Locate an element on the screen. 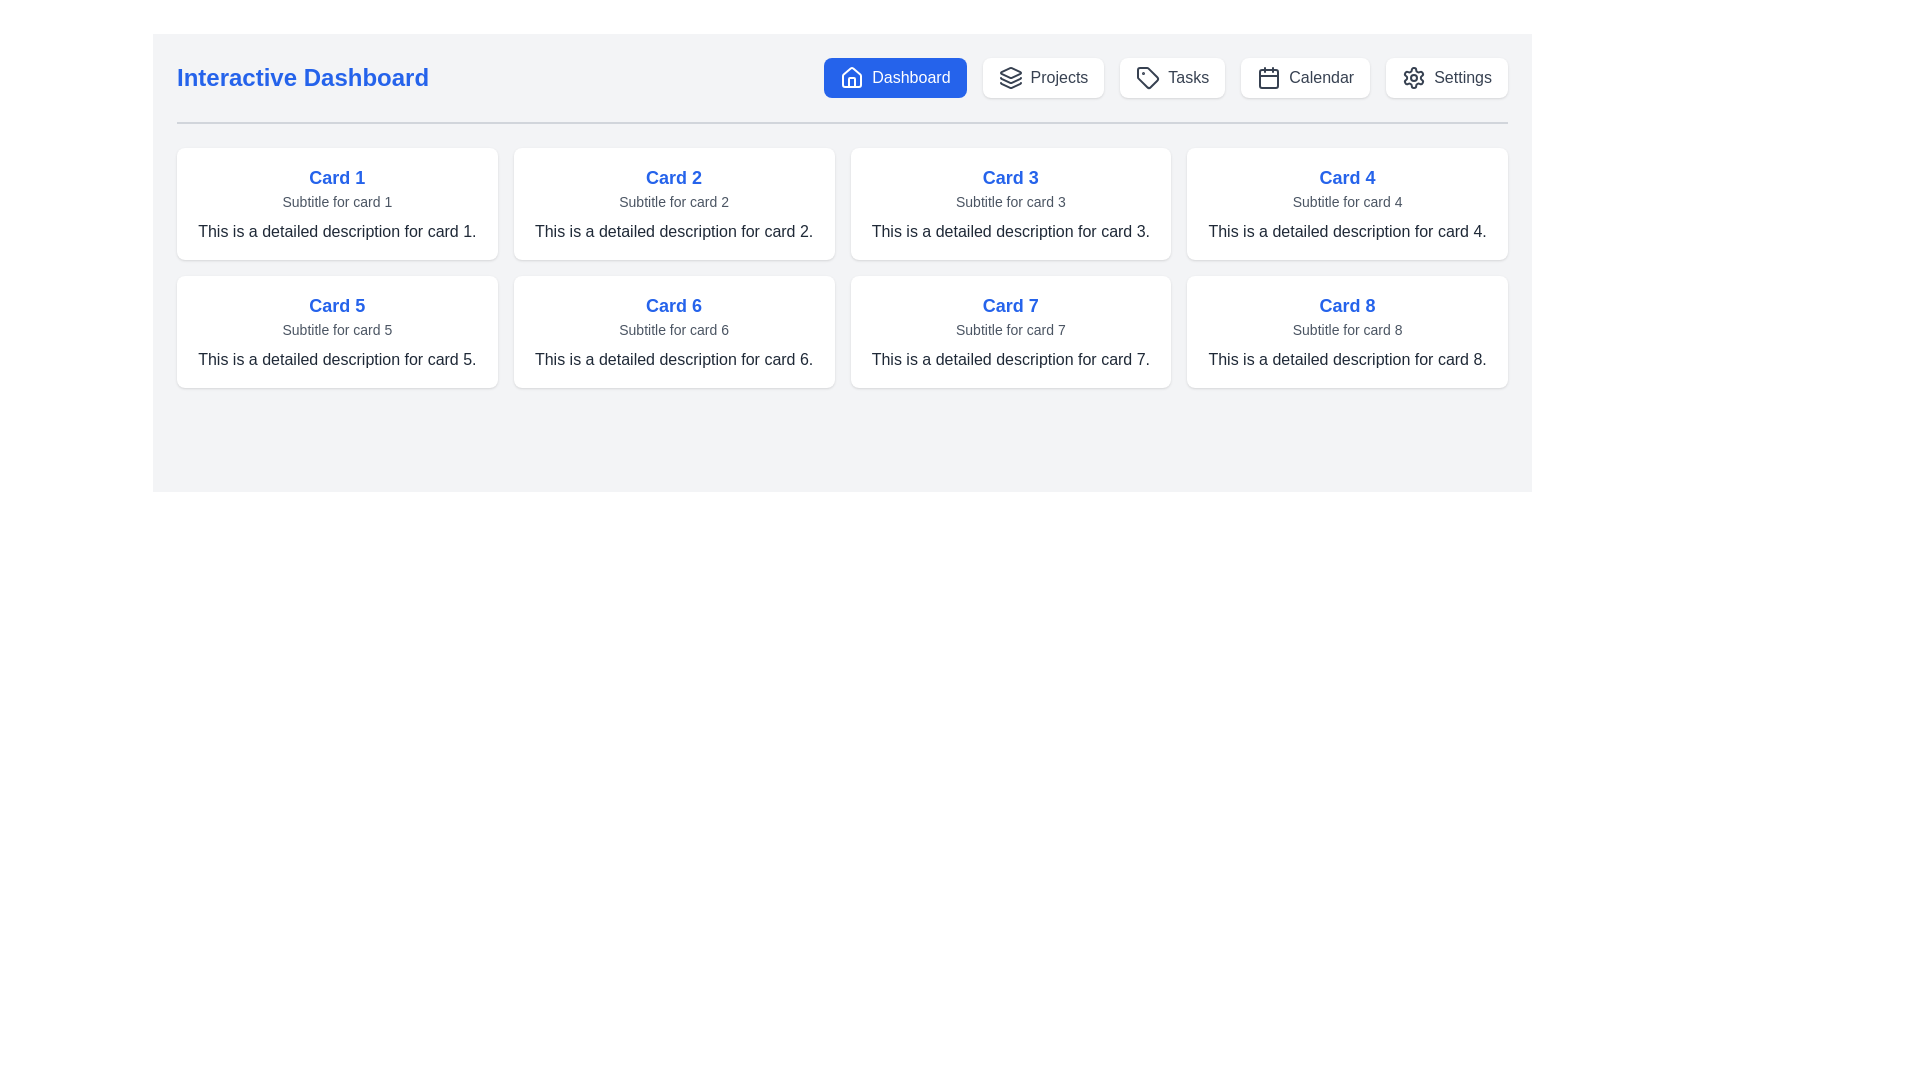 The width and height of the screenshot is (1920, 1080). the text element displaying 'Subtitle for card 4', which is located under the larger heading text within the white card titled 'Card 4' is located at coordinates (1347, 201).